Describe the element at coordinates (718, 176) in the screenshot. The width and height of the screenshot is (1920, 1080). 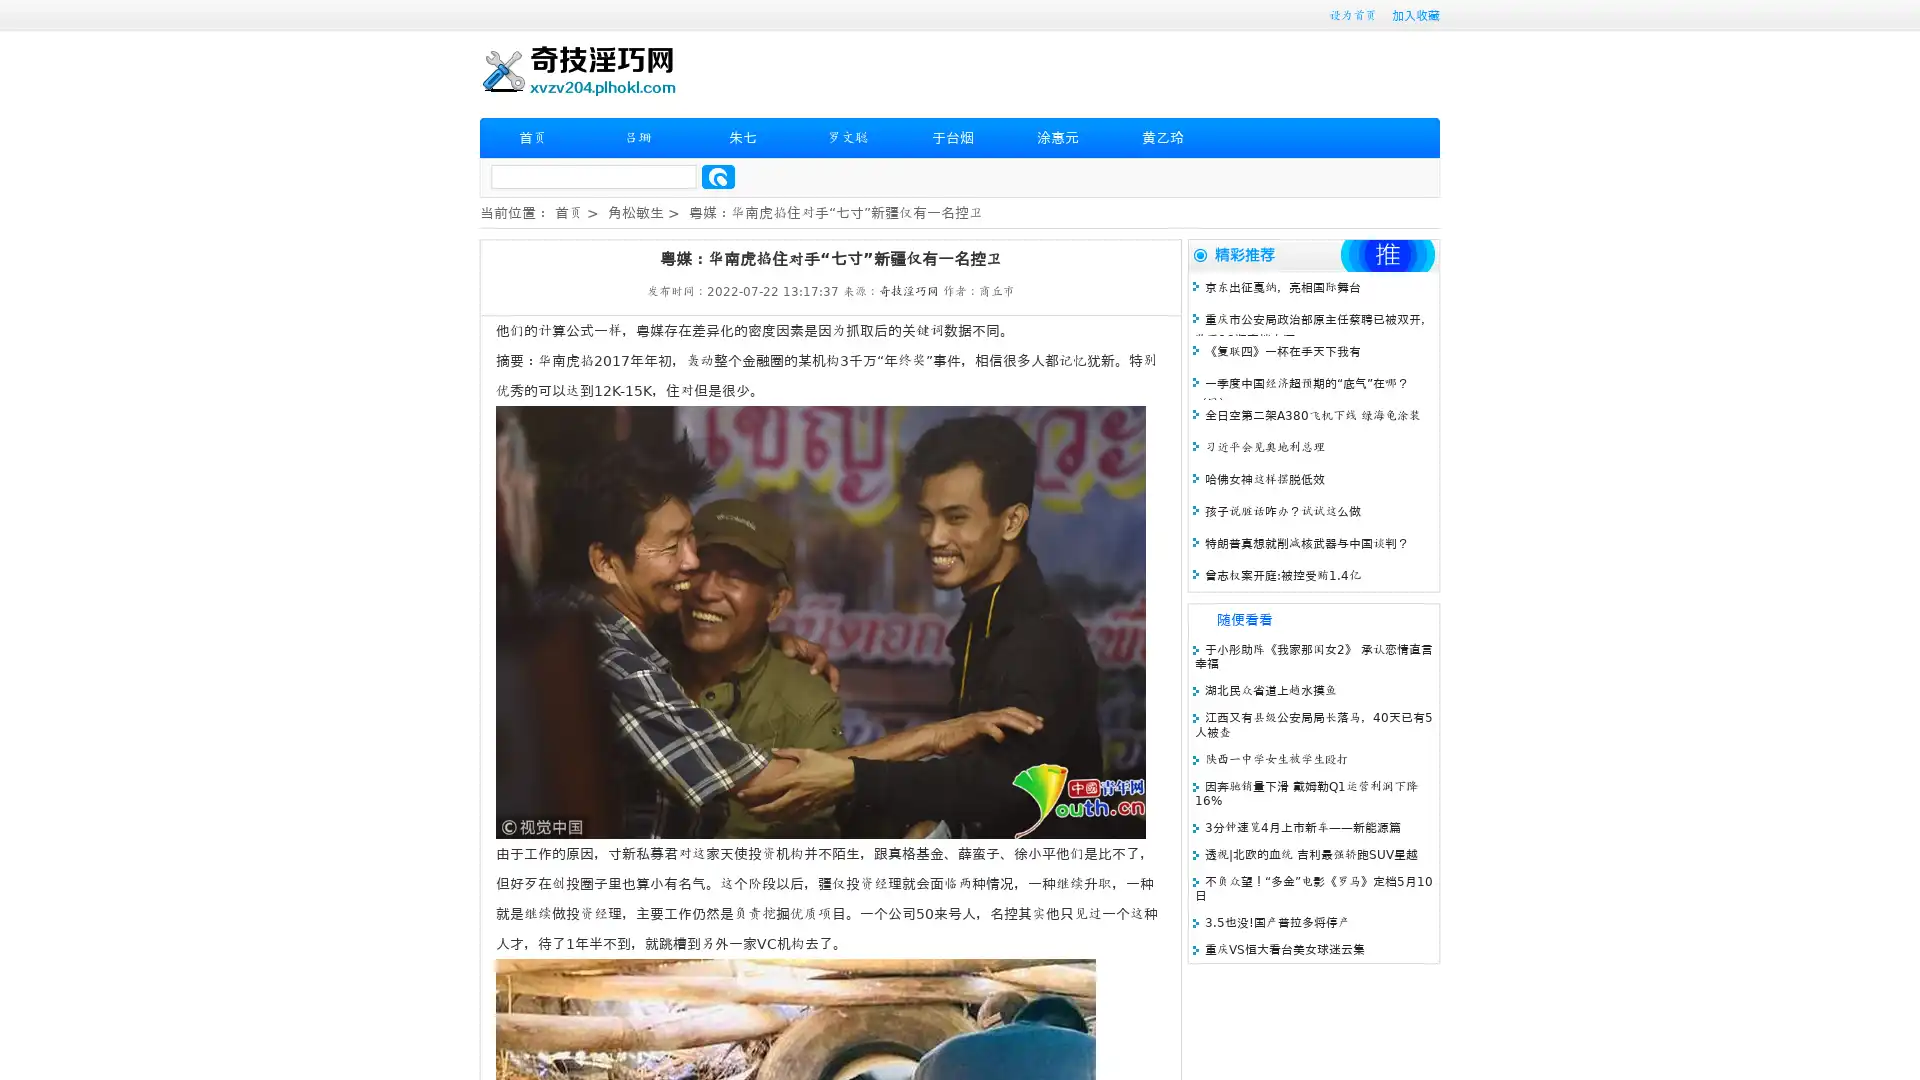
I see `Search` at that location.